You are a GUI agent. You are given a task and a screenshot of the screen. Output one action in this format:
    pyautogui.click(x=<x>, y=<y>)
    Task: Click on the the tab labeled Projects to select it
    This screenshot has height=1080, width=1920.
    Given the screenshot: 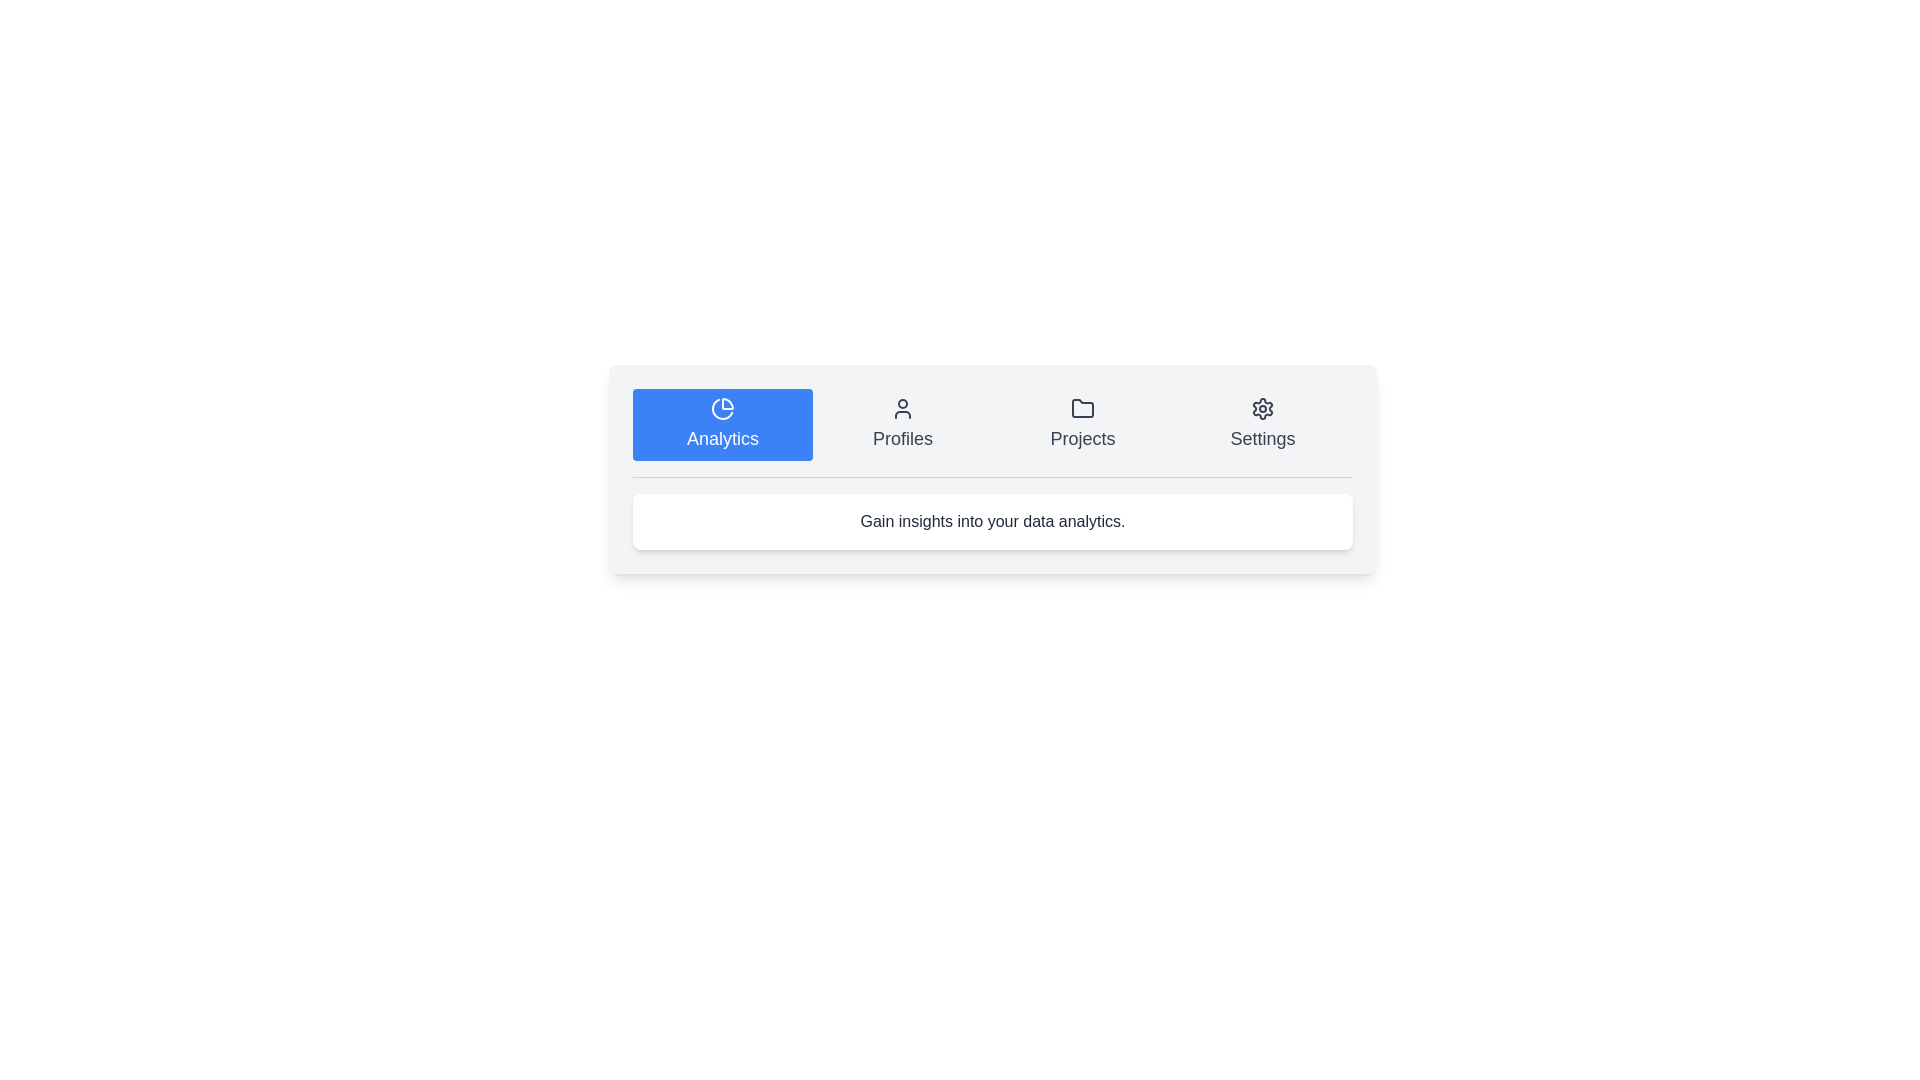 What is the action you would take?
    pyautogui.click(x=1082, y=423)
    